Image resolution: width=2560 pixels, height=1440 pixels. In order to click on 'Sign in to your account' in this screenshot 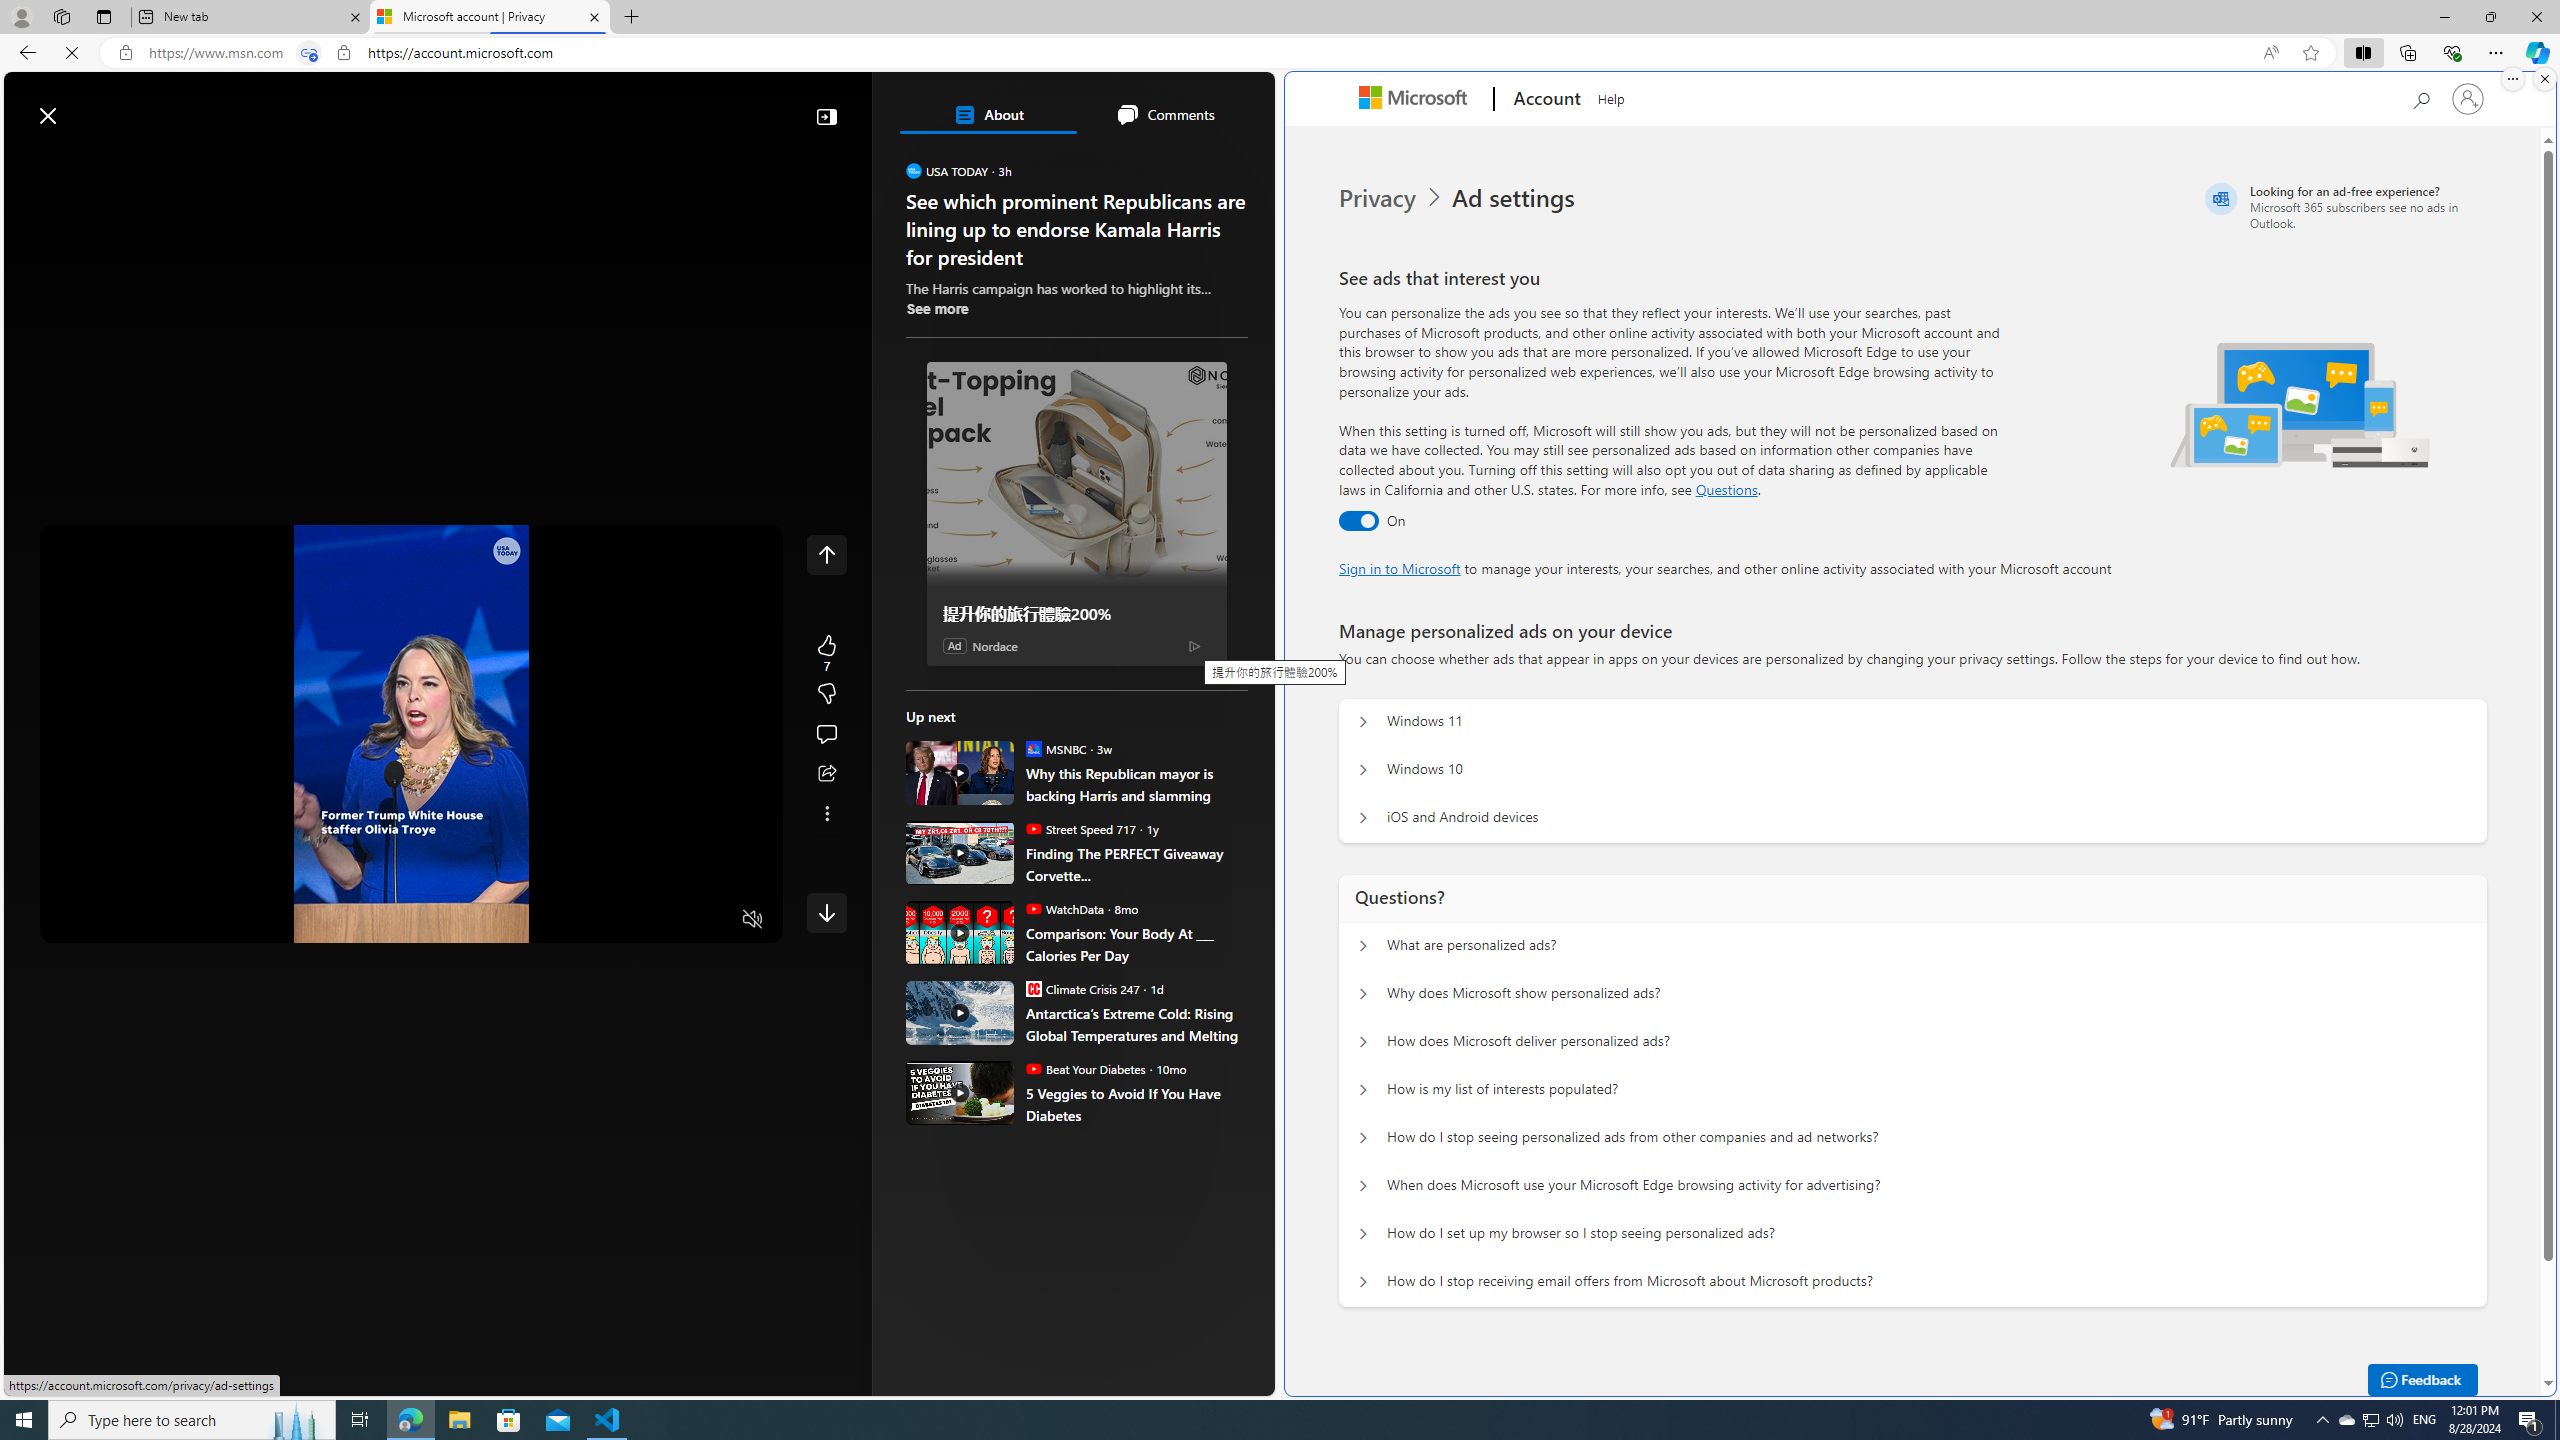, I will do `click(2469, 97)`.